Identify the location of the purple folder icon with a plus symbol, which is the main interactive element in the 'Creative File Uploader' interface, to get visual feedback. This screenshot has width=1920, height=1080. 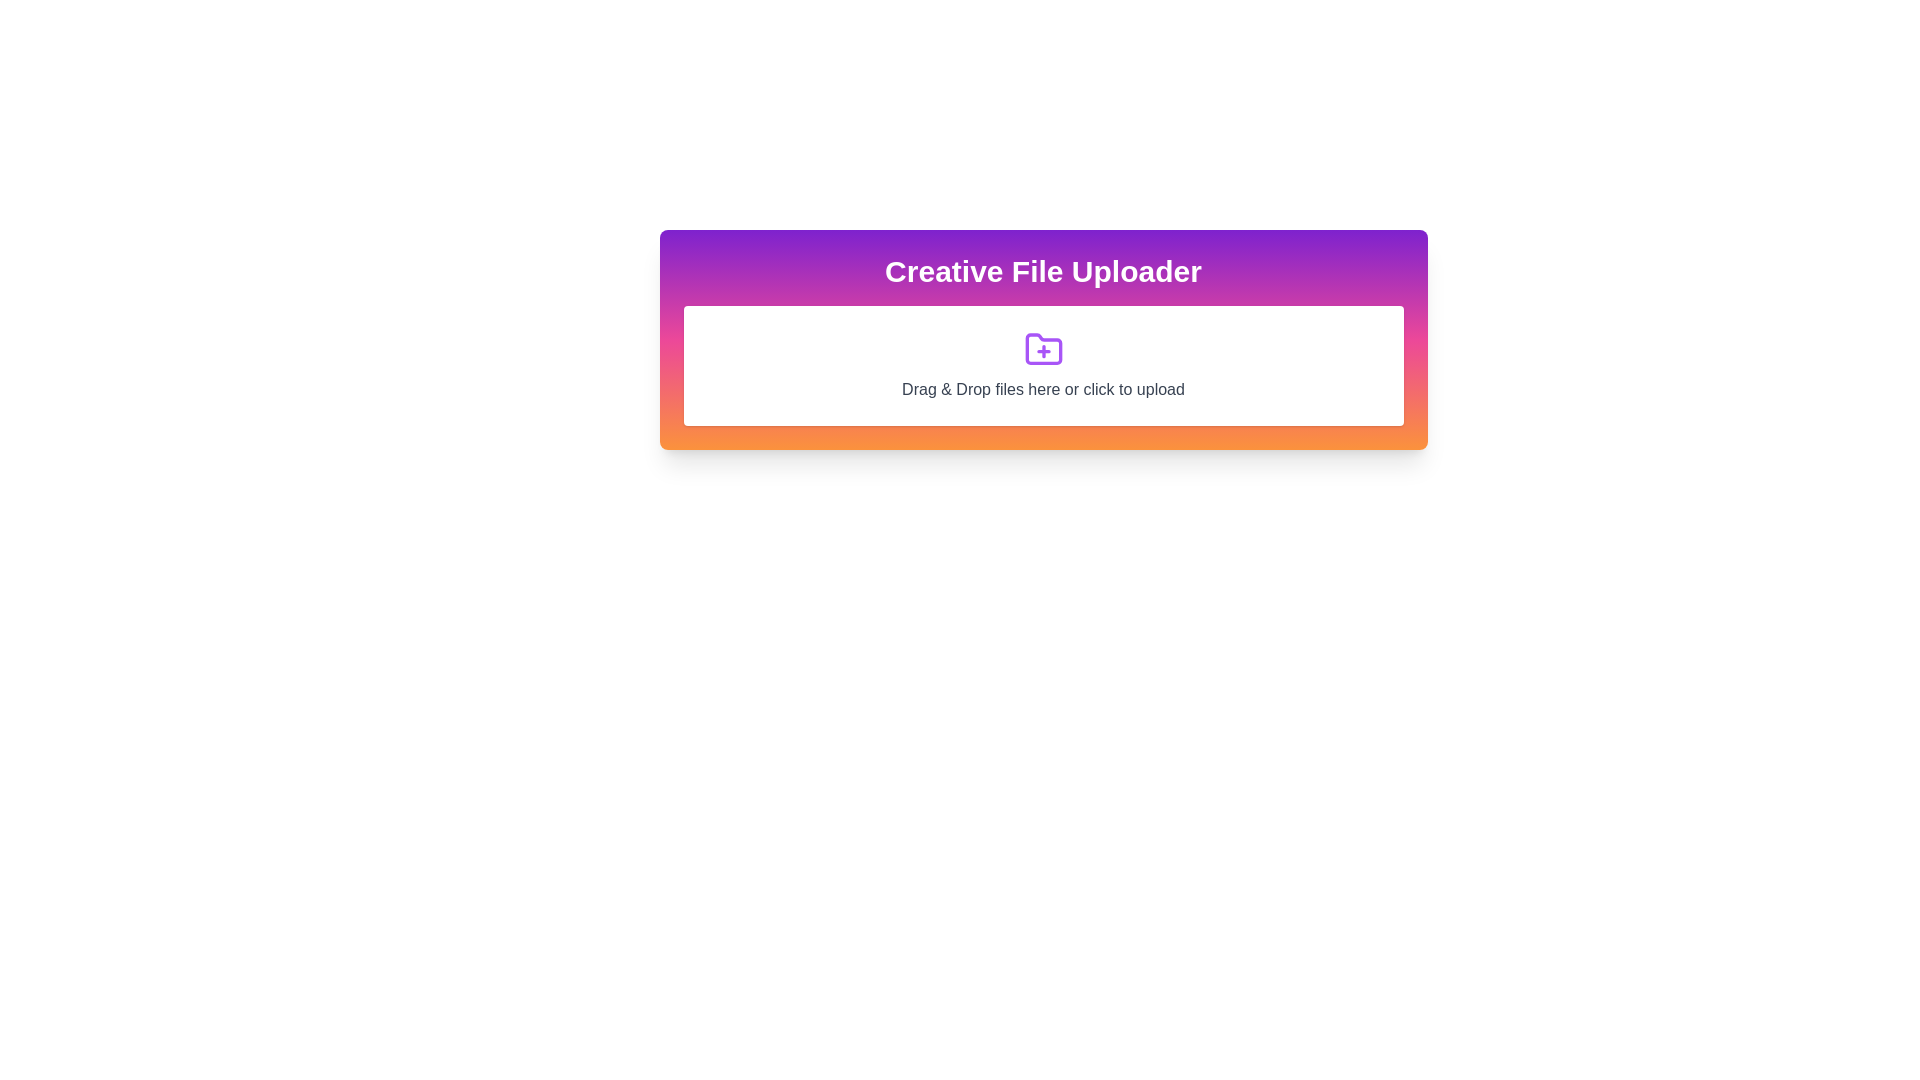
(1042, 348).